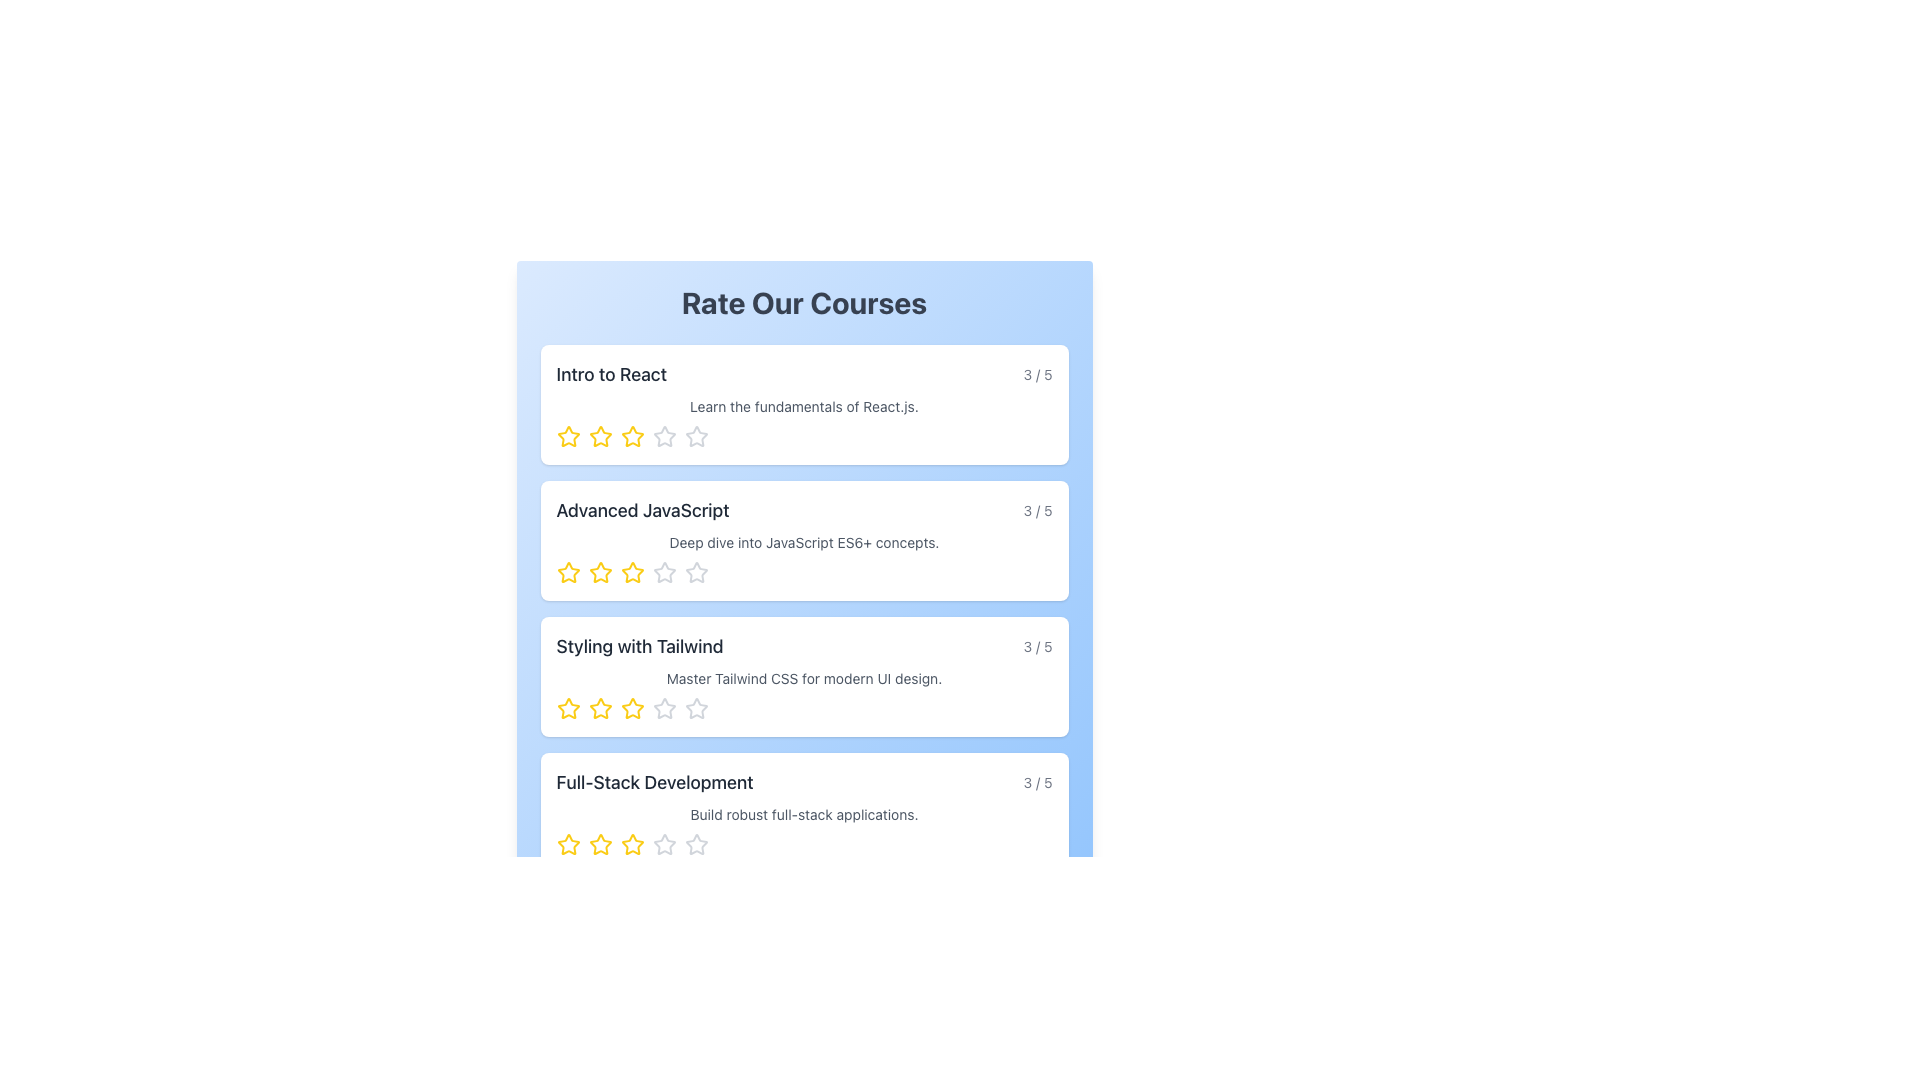  I want to click on the second yellow star icon in the rating system for 'Advanced JavaScript', so click(599, 573).